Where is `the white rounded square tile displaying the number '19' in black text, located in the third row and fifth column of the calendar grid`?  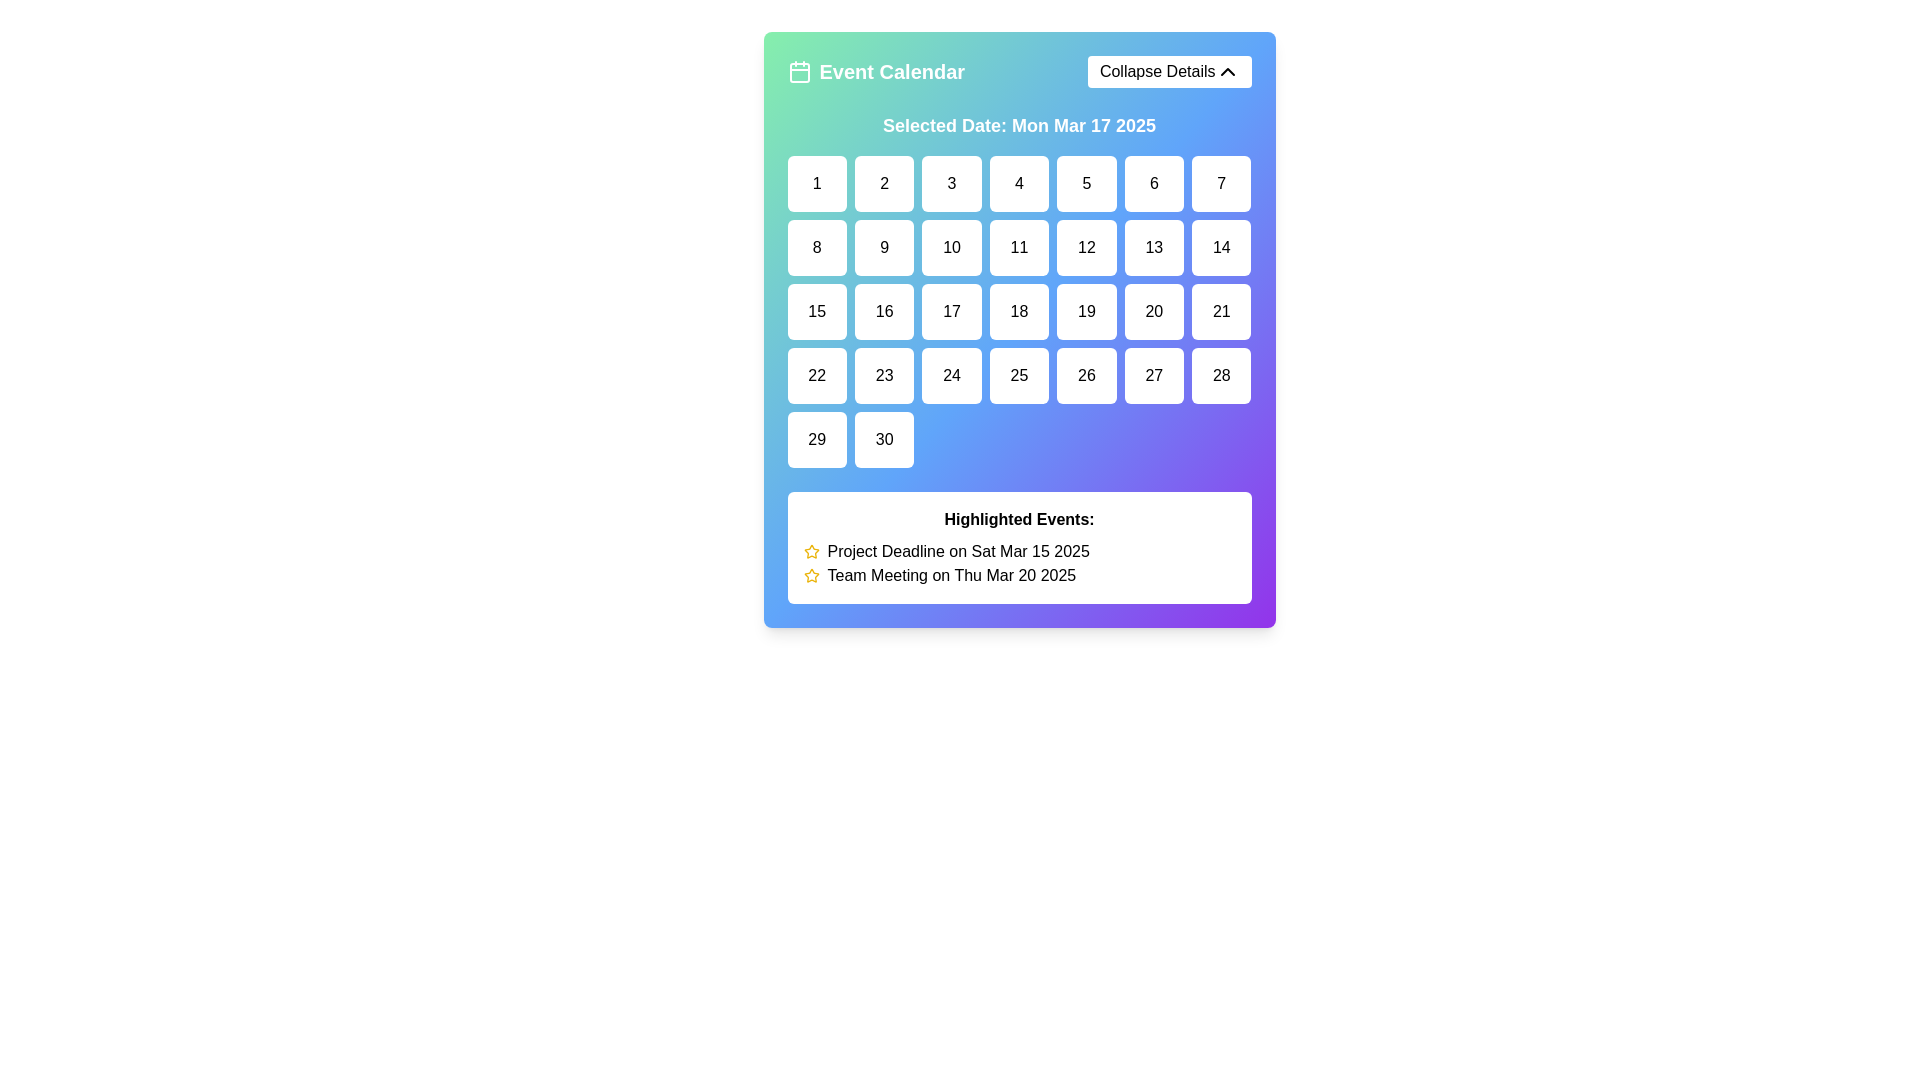 the white rounded square tile displaying the number '19' in black text, located in the third row and fifth column of the calendar grid is located at coordinates (1085, 312).